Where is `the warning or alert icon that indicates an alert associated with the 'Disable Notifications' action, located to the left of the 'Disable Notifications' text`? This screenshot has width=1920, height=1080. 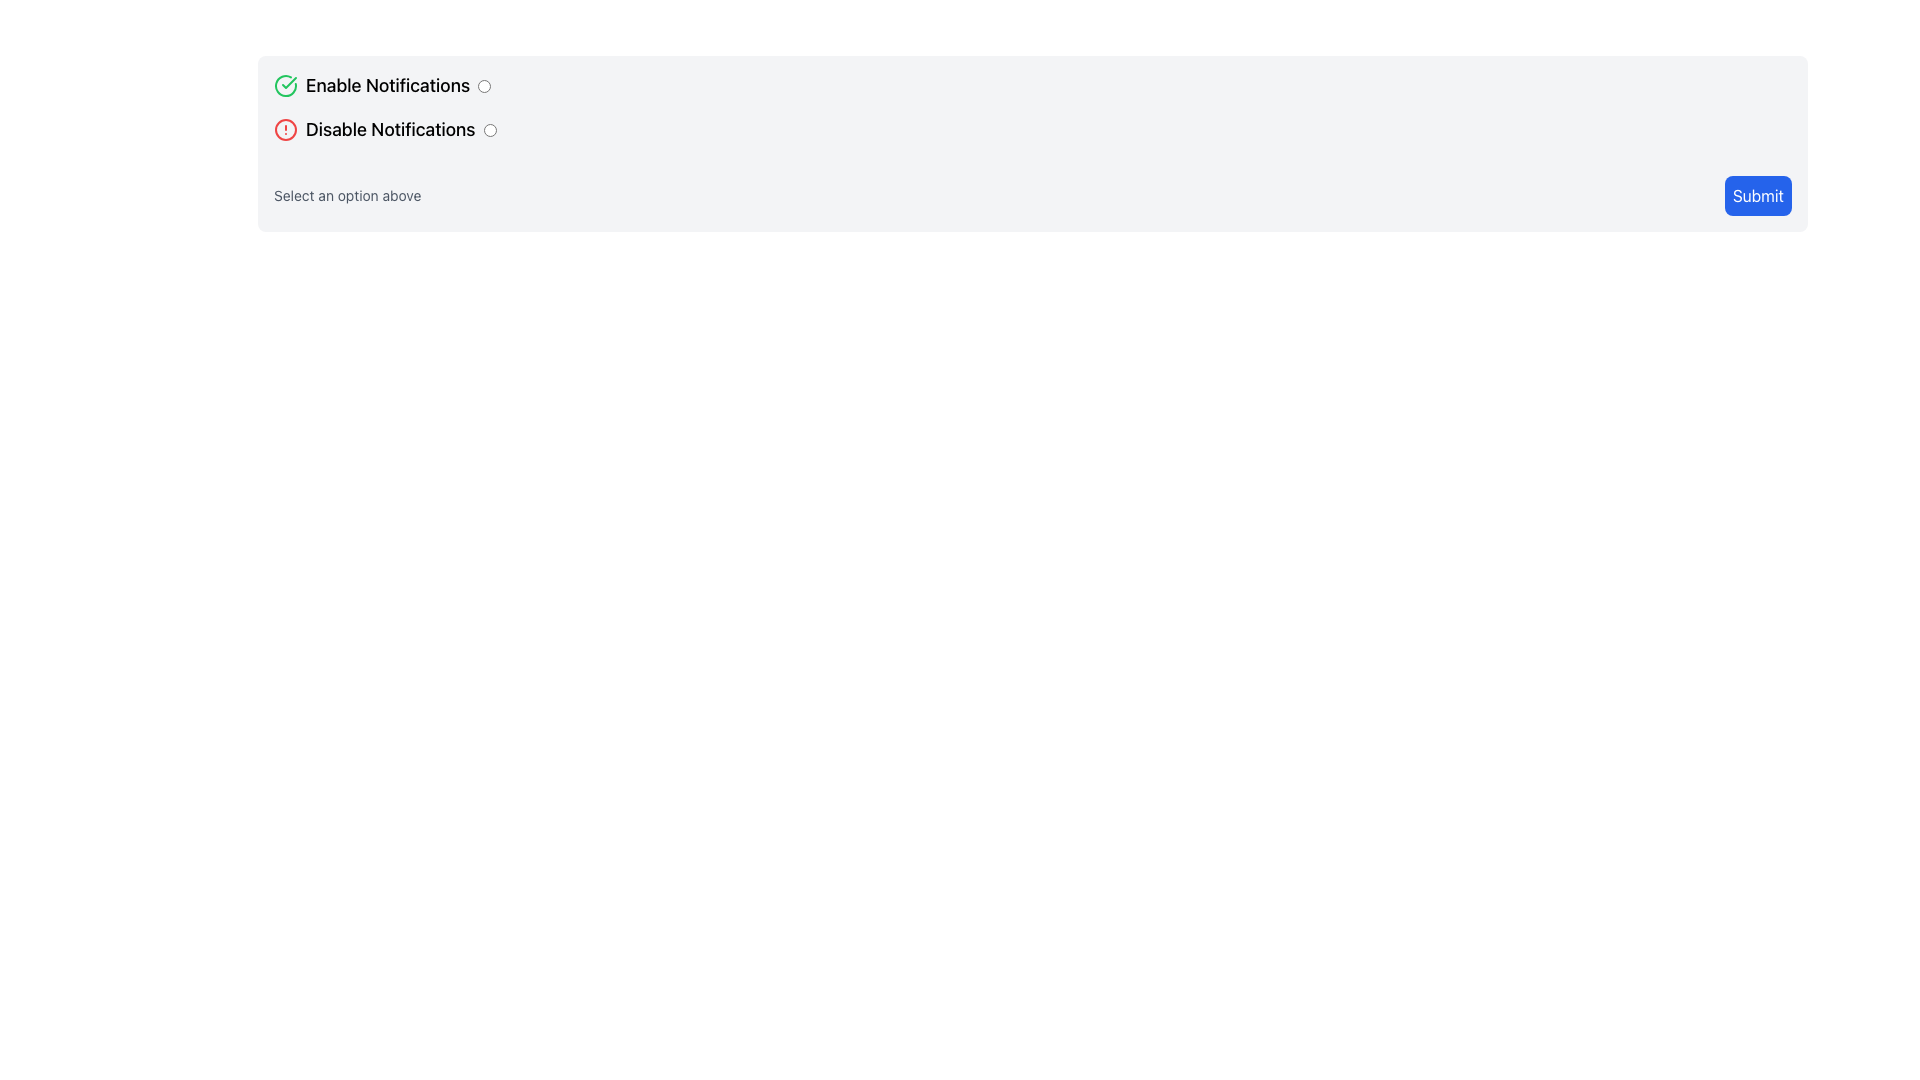
the warning or alert icon that indicates an alert associated with the 'Disable Notifications' action, located to the left of the 'Disable Notifications' text is located at coordinates (285, 130).